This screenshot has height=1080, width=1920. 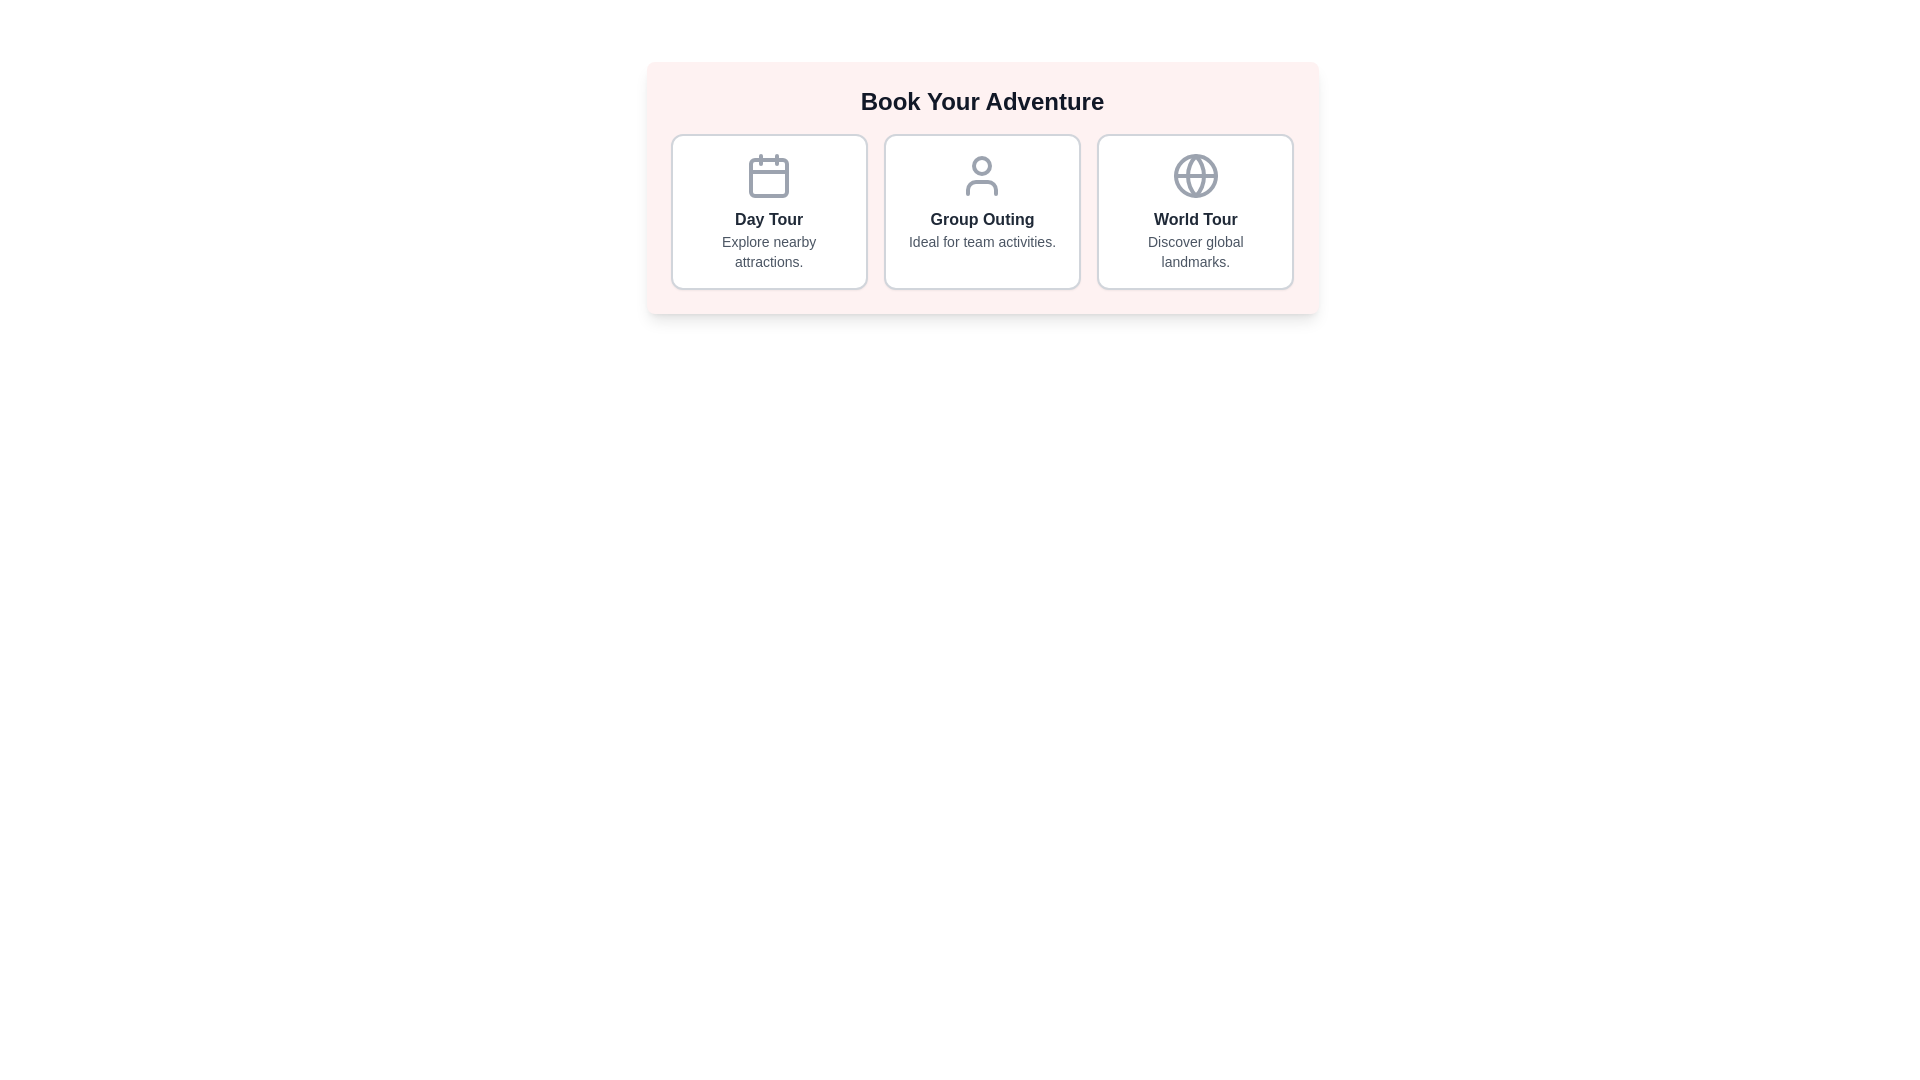 What do you see at coordinates (982, 241) in the screenshot?
I see `the text label displaying 'Ideal for team activities.' located beneath the title 'Group Outing' in the middle column of a three-column layout` at bounding box center [982, 241].